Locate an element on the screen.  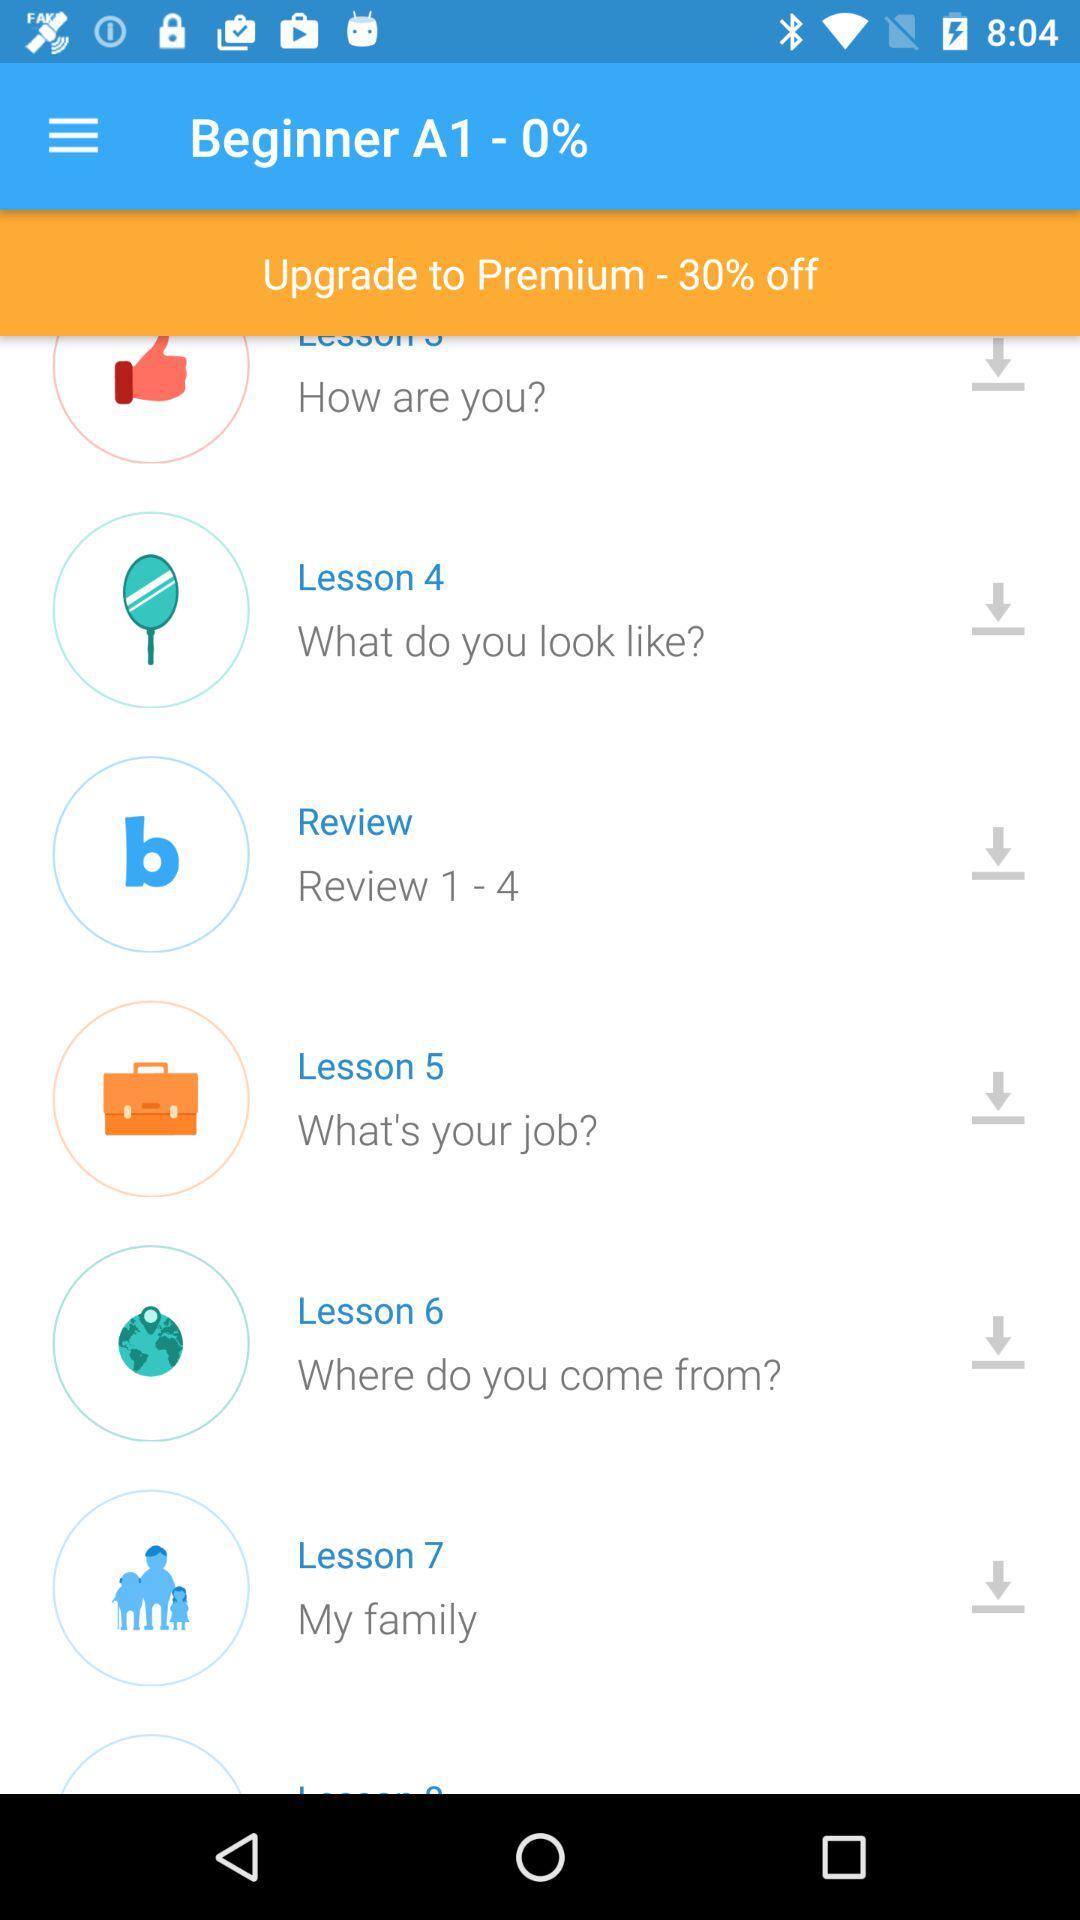
the app to the left of the beginner a1 - 0% app is located at coordinates (72, 135).